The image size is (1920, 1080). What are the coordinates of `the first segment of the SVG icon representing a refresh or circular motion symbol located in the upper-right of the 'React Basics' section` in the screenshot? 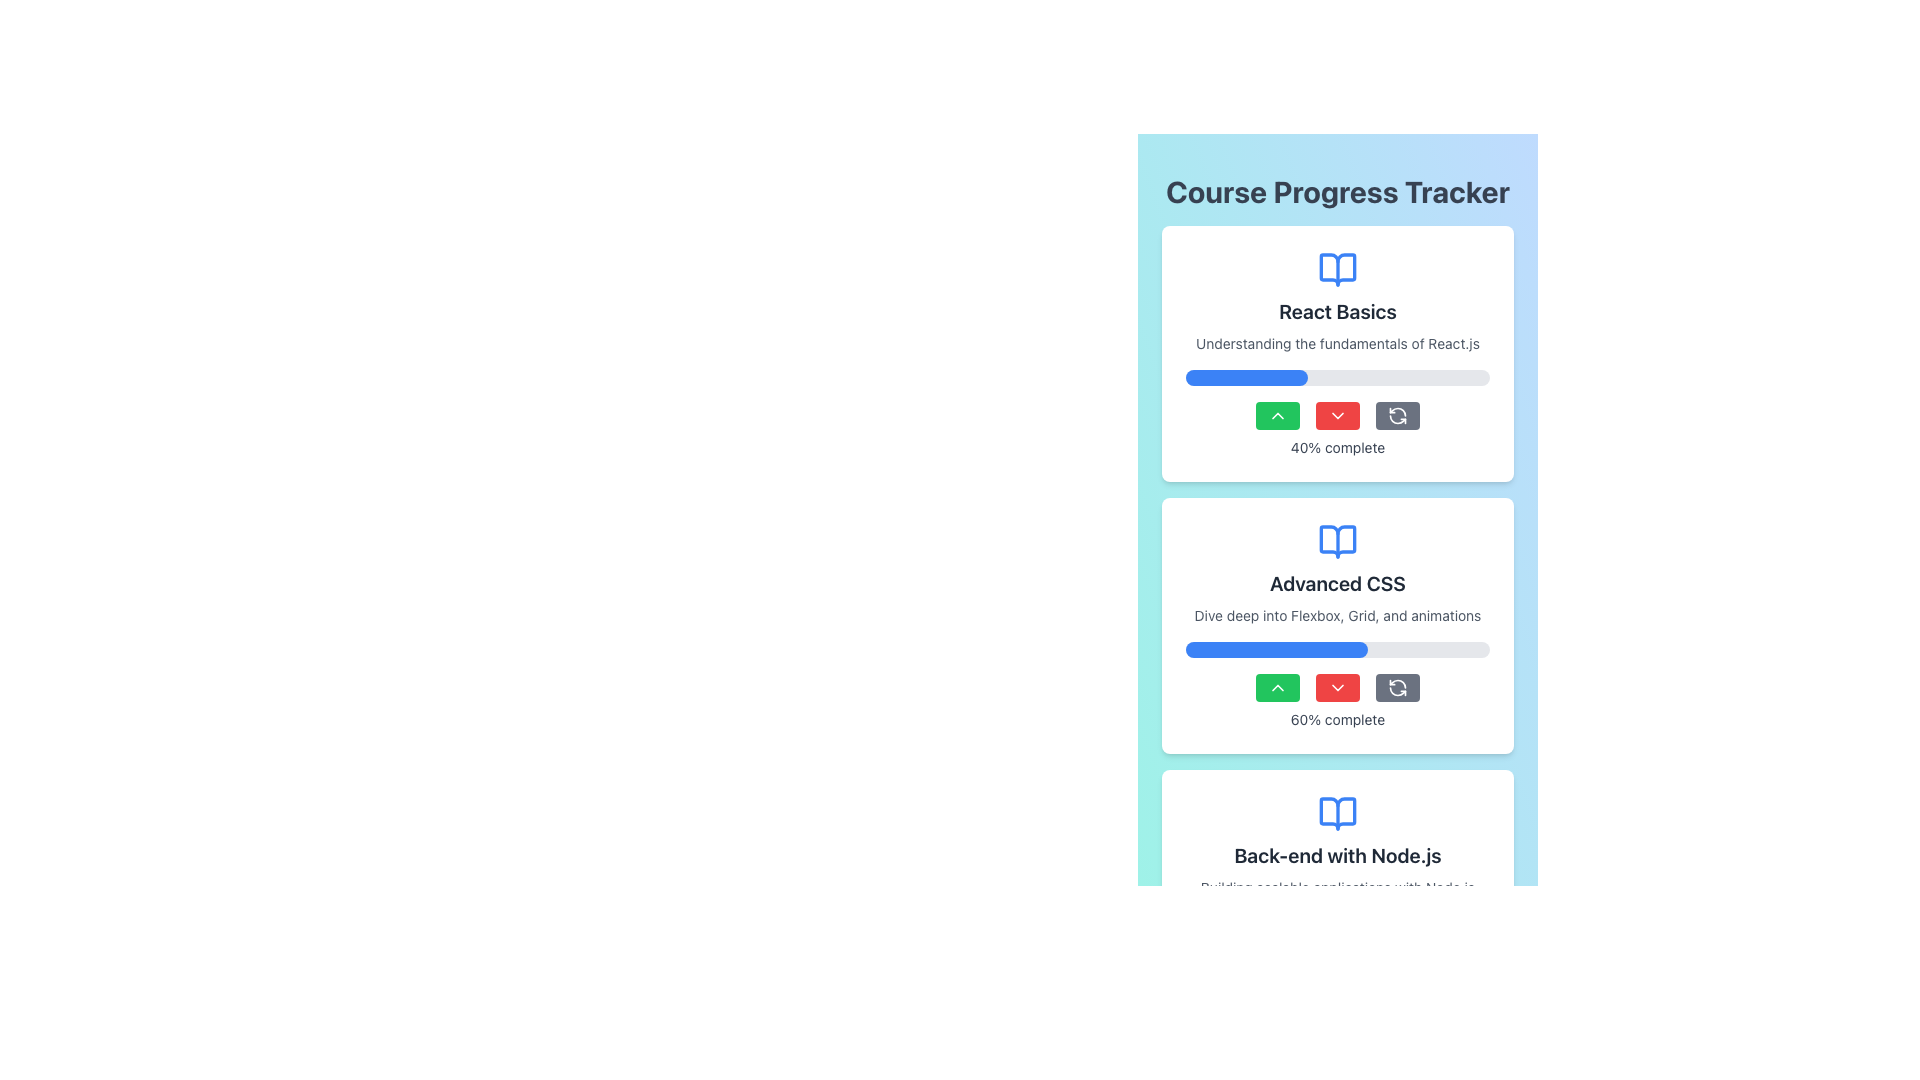 It's located at (1396, 682).